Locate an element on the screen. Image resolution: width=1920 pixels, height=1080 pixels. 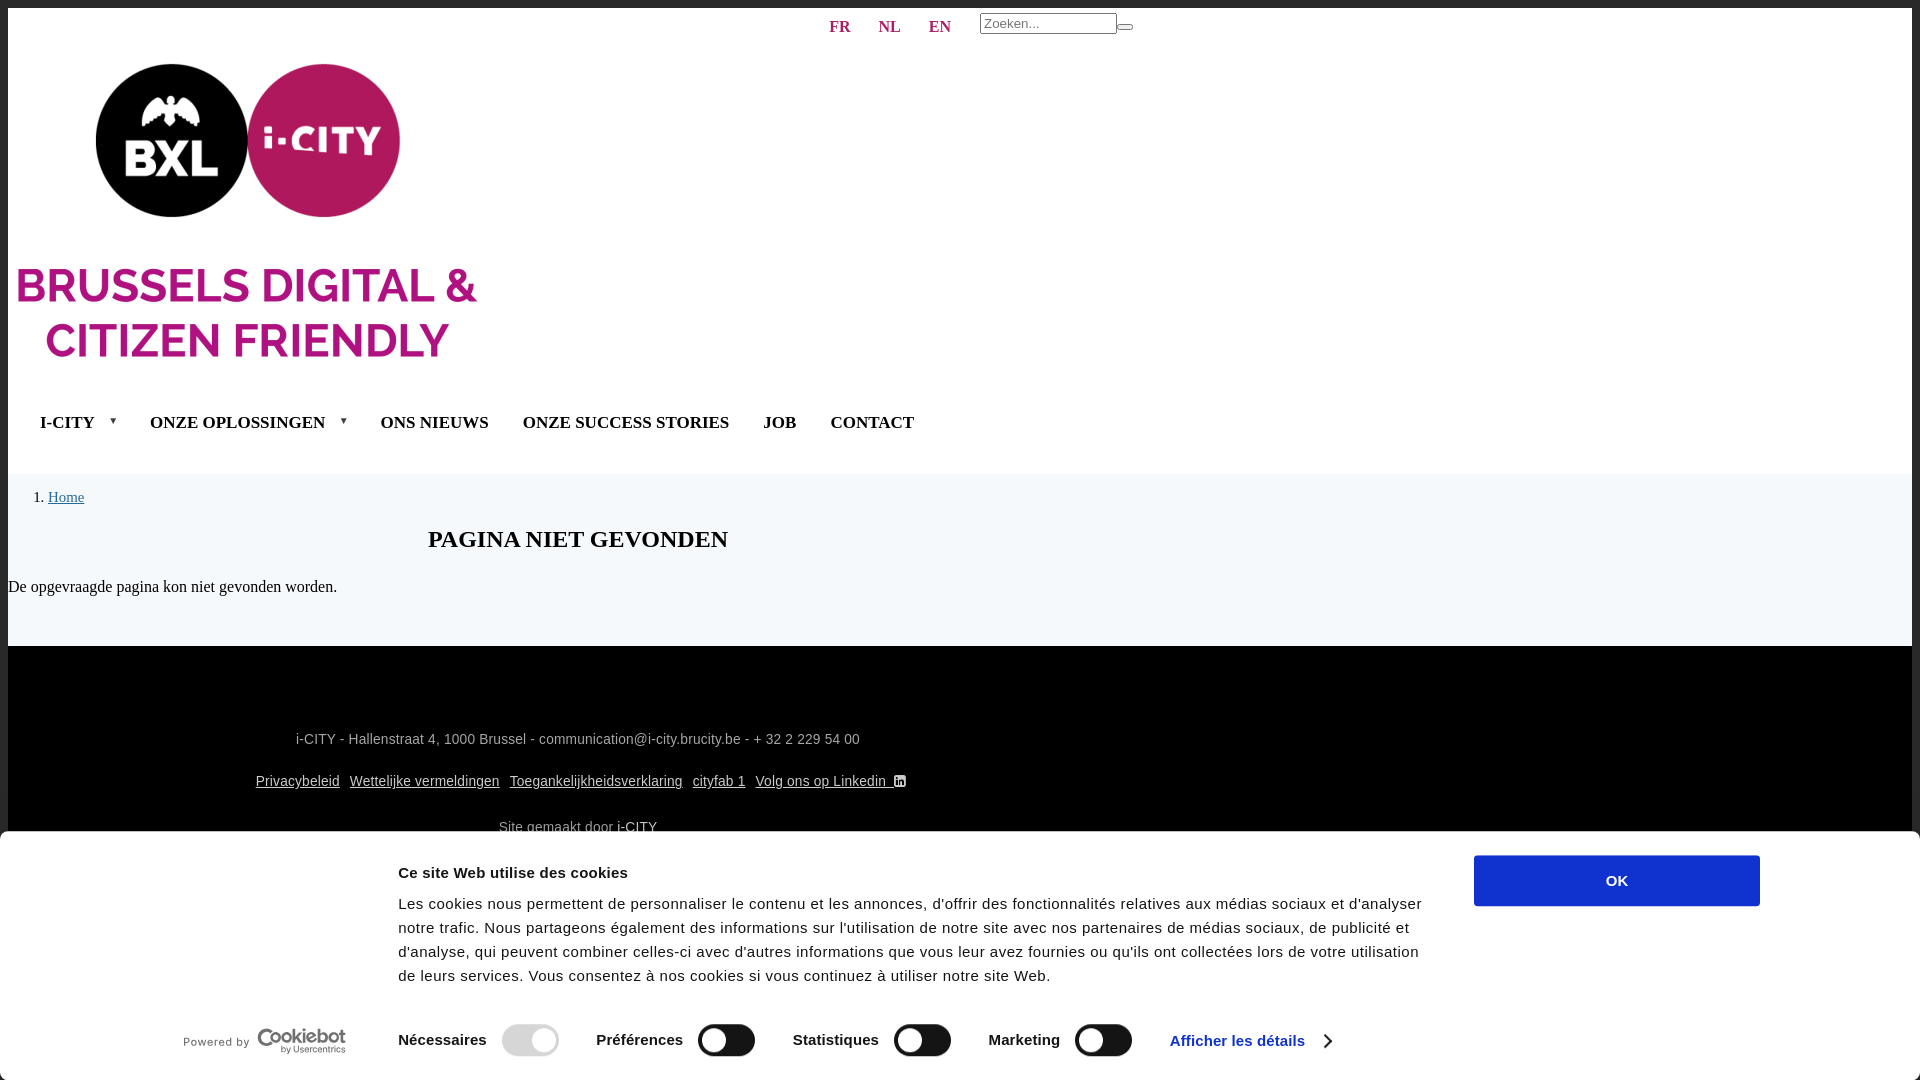
'Geef de woorden op waarnaar u wilt zoeken.' is located at coordinates (1047, 23).